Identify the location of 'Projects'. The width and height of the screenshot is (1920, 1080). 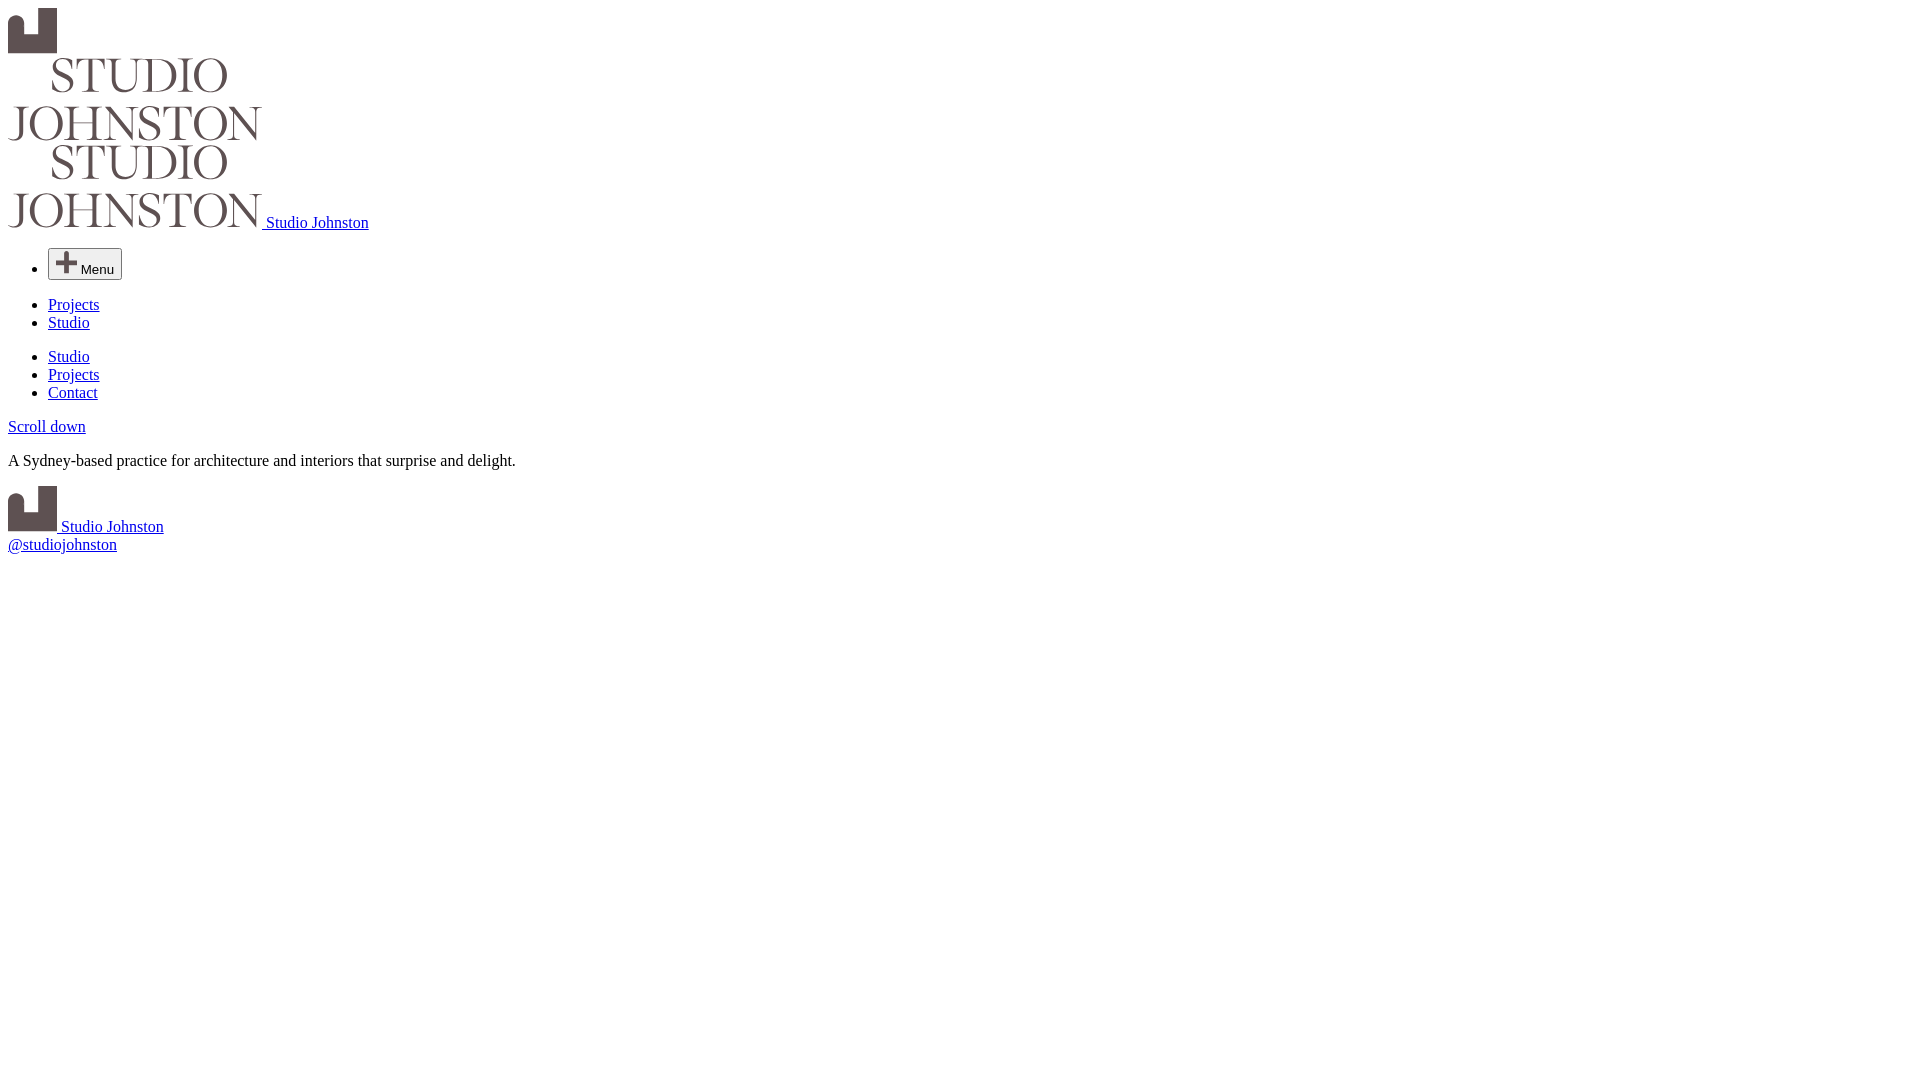
(73, 304).